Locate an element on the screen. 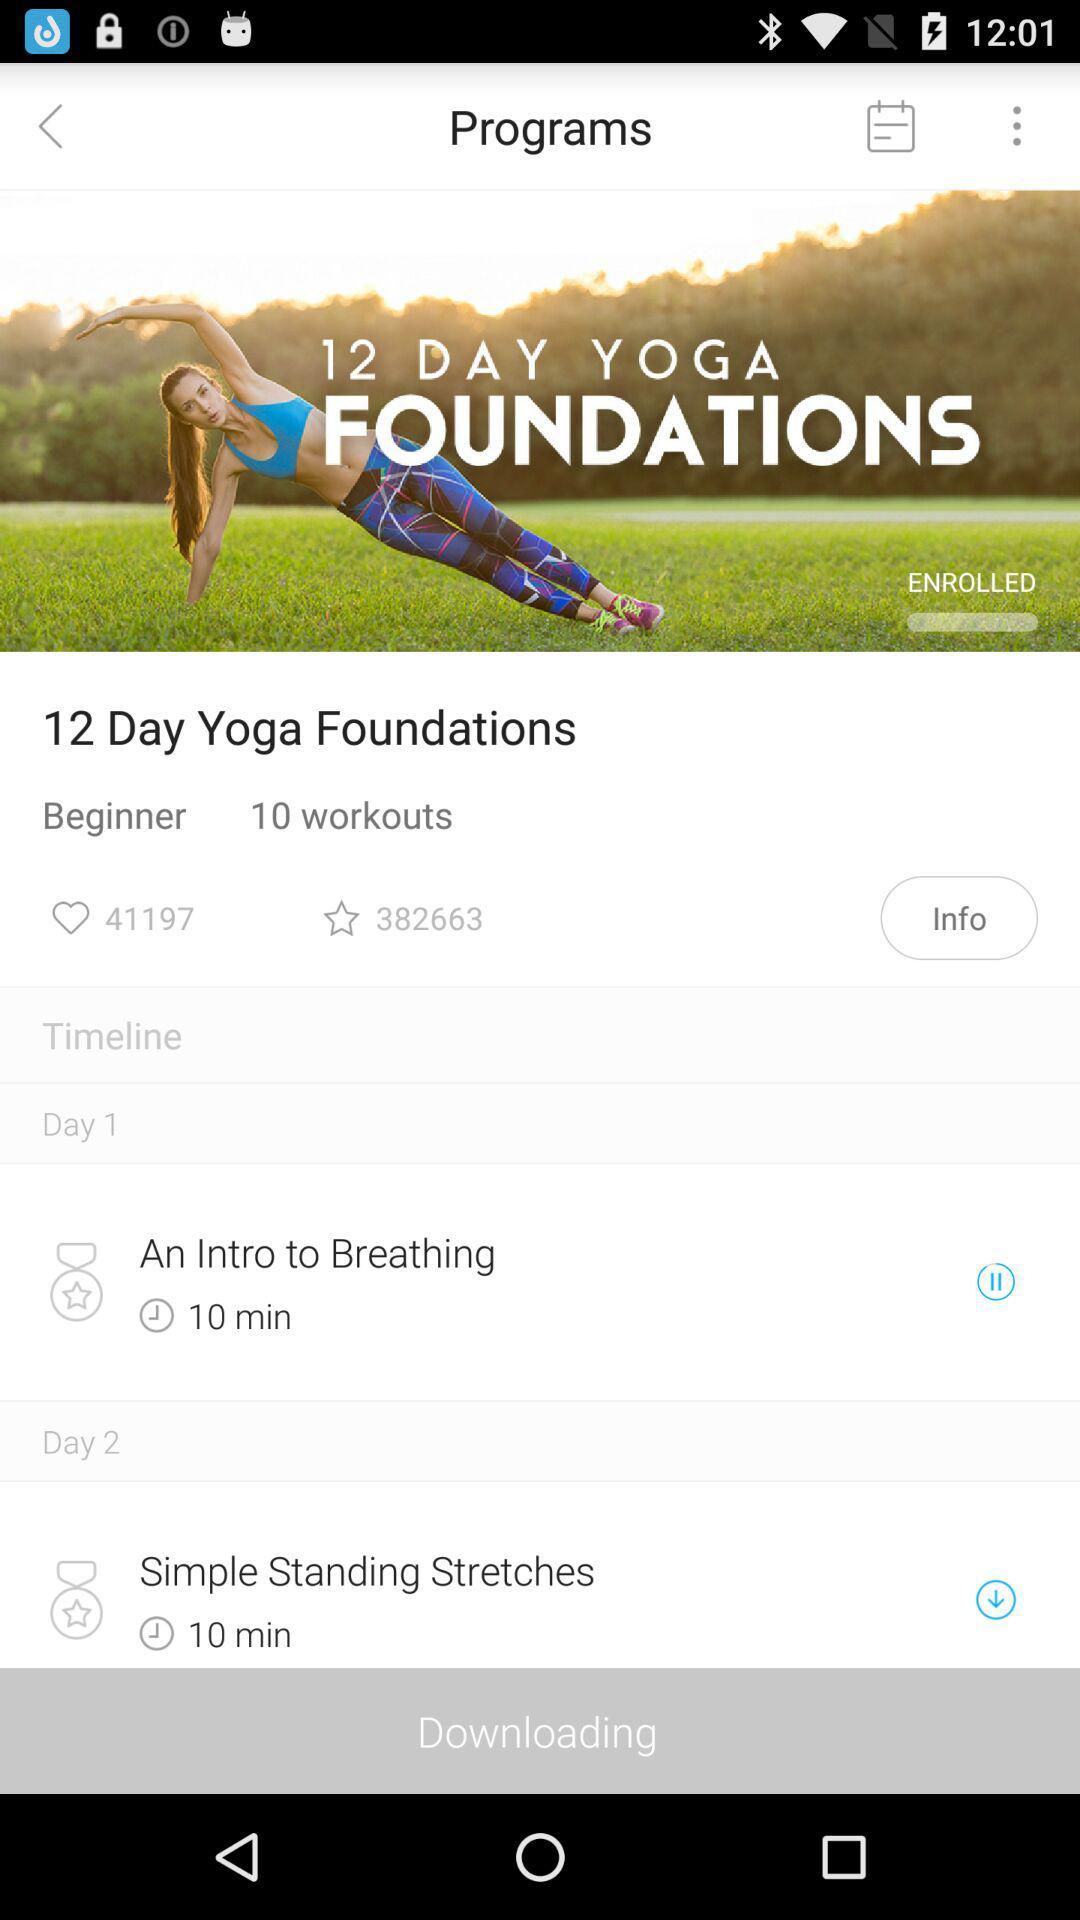  item at the top left corner is located at coordinates (61, 124).